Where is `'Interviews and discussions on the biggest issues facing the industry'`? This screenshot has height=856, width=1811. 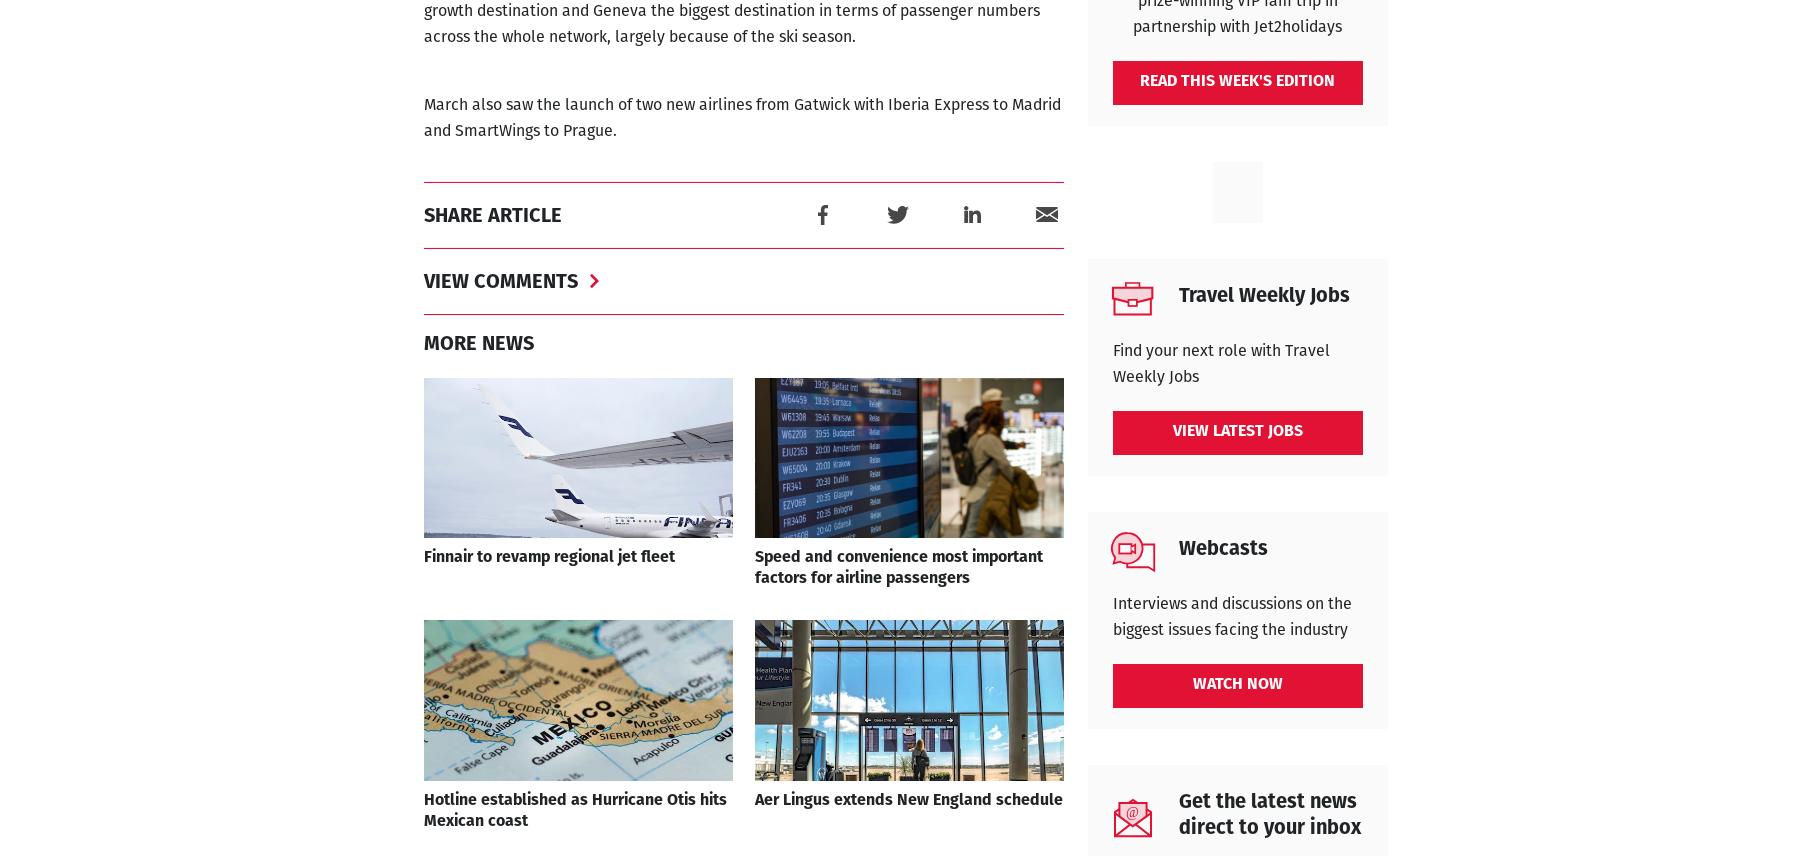 'Interviews and discussions on the biggest issues facing the industry' is located at coordinates (1110, 617).